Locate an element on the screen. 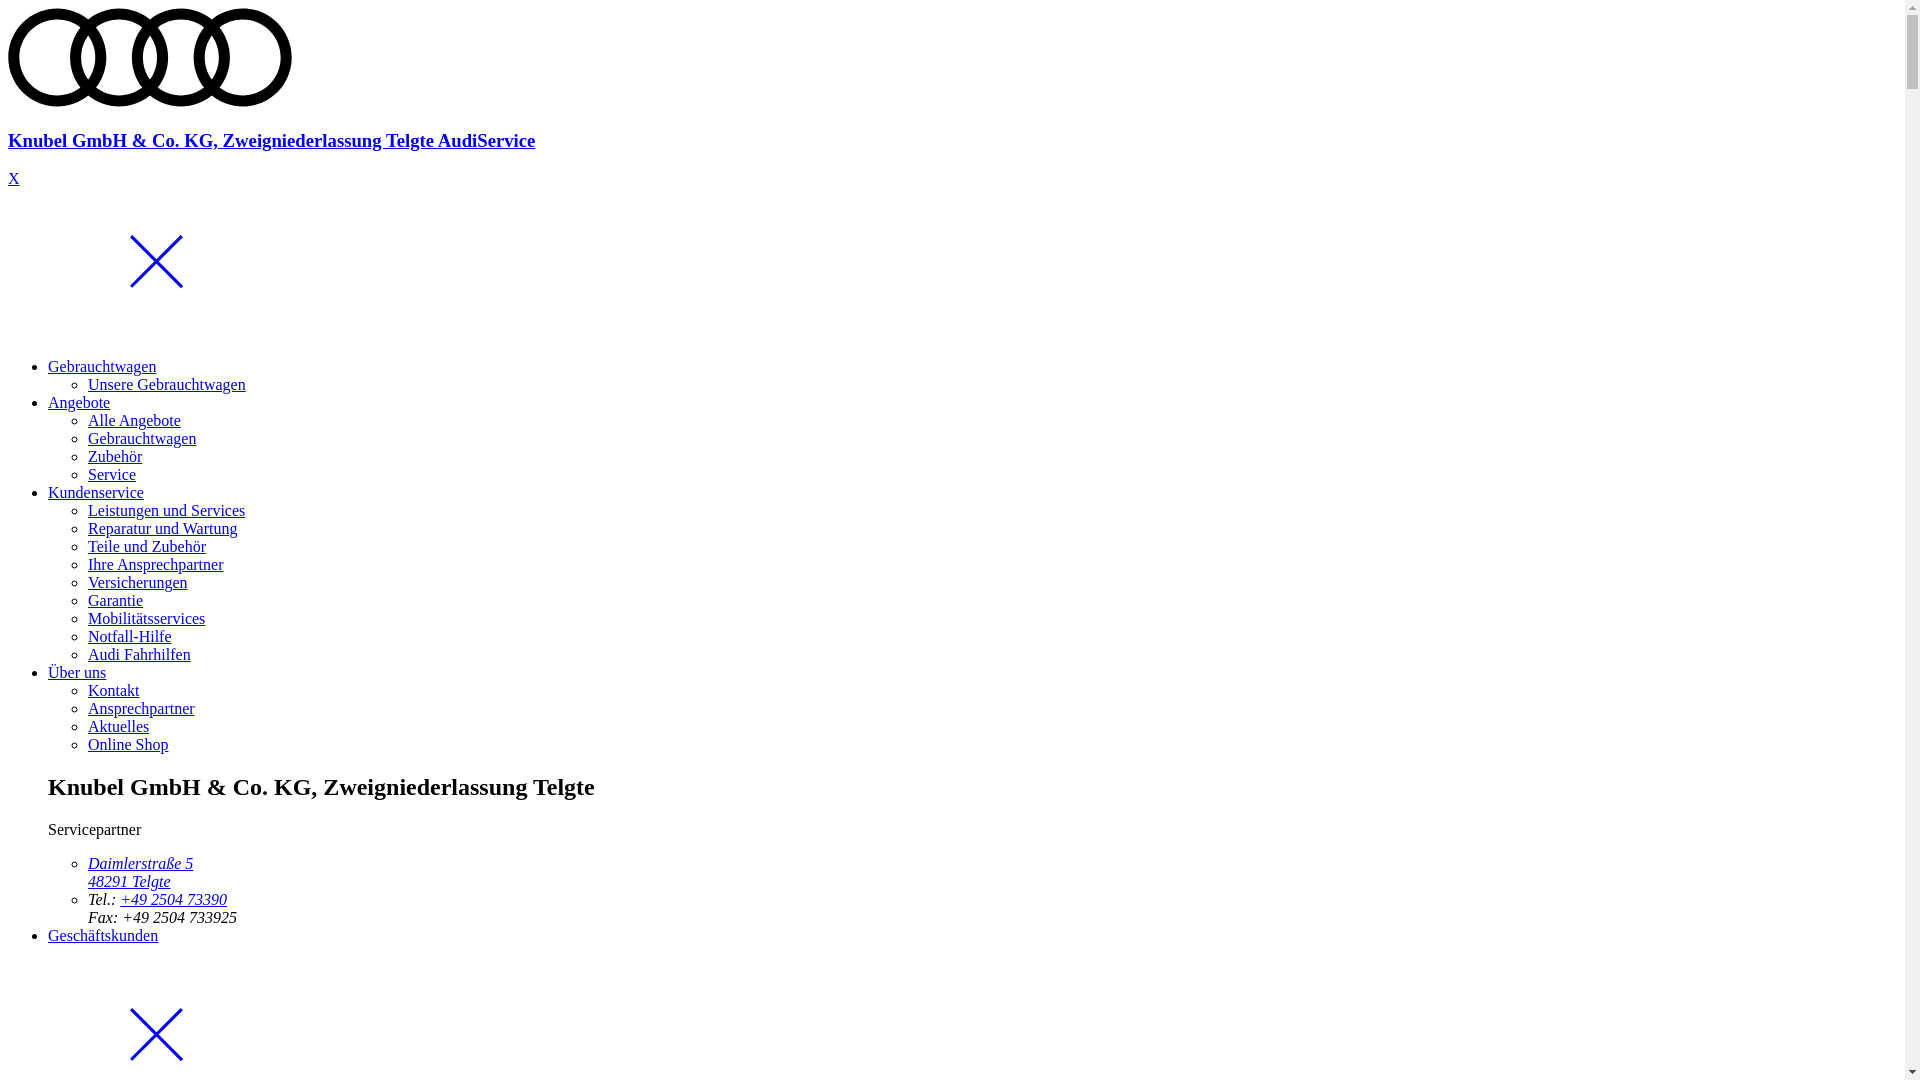 This screenshot has width=1920, height=1080. 'Knubel GmbH & Co. KG, Zweigniederlassung Telgte AudiService' is located at coordinates (8, 122).